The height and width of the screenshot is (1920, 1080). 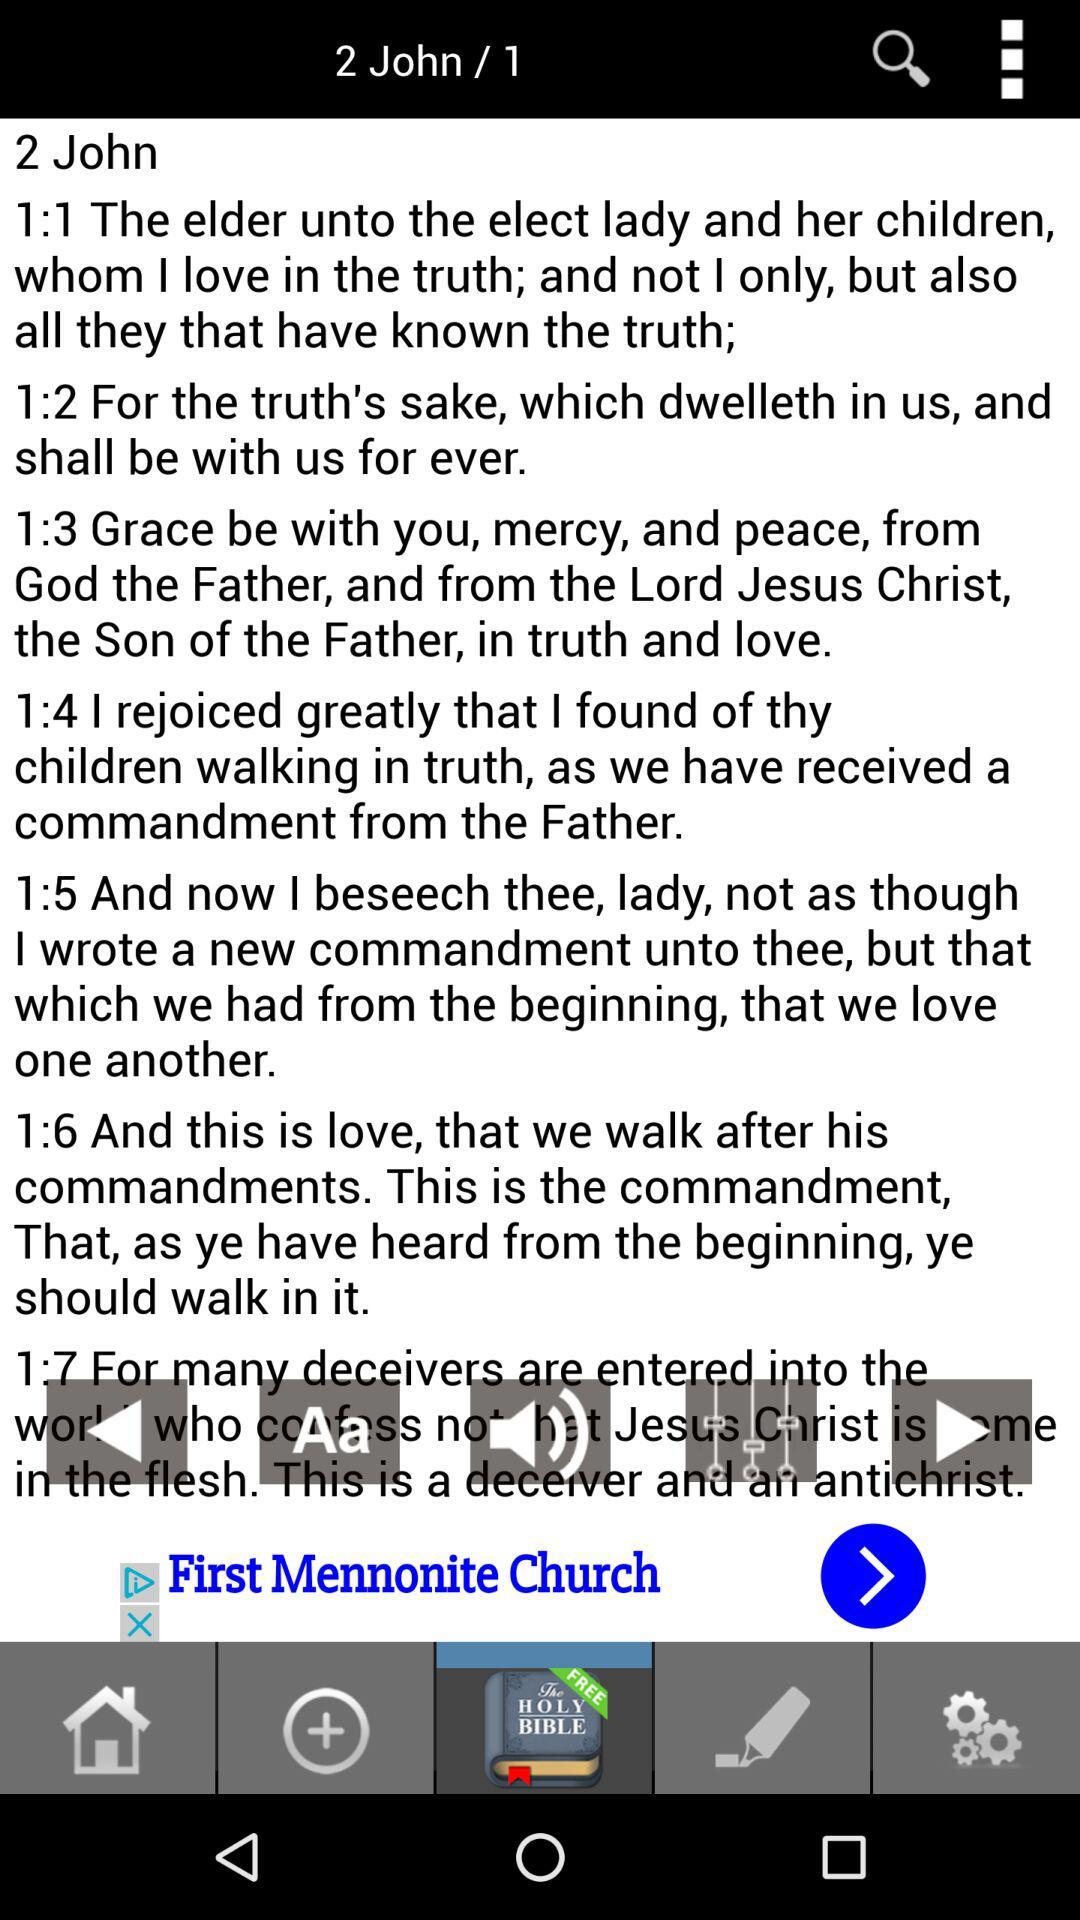 What do you see at coordinates (1011, 63) in the screenshot?
I see `the more icon` at bounding box center [1011, 63].